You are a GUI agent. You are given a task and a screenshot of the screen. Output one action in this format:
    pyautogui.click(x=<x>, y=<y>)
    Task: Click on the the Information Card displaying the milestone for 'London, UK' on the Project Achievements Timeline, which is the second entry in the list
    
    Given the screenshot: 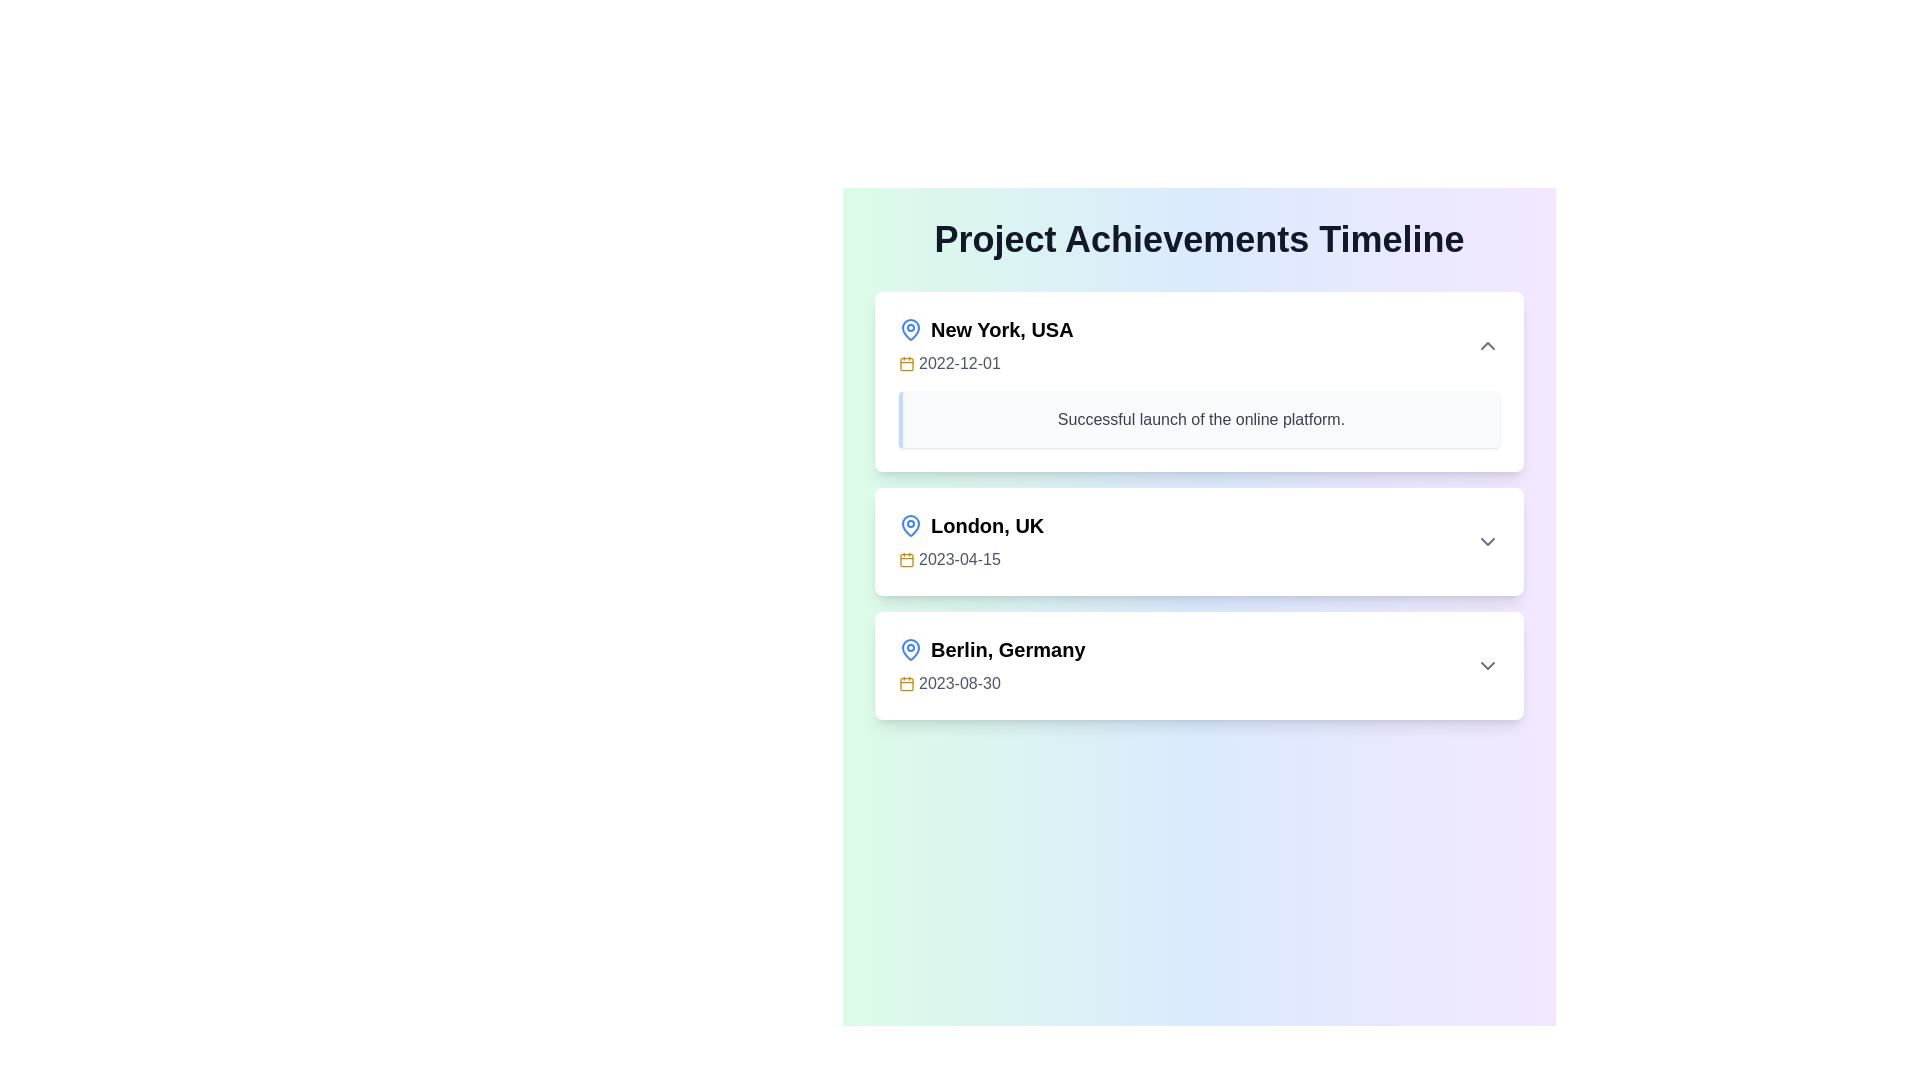 What is the action you would take?
    pyautogui.click(x=1199, y=504)
    